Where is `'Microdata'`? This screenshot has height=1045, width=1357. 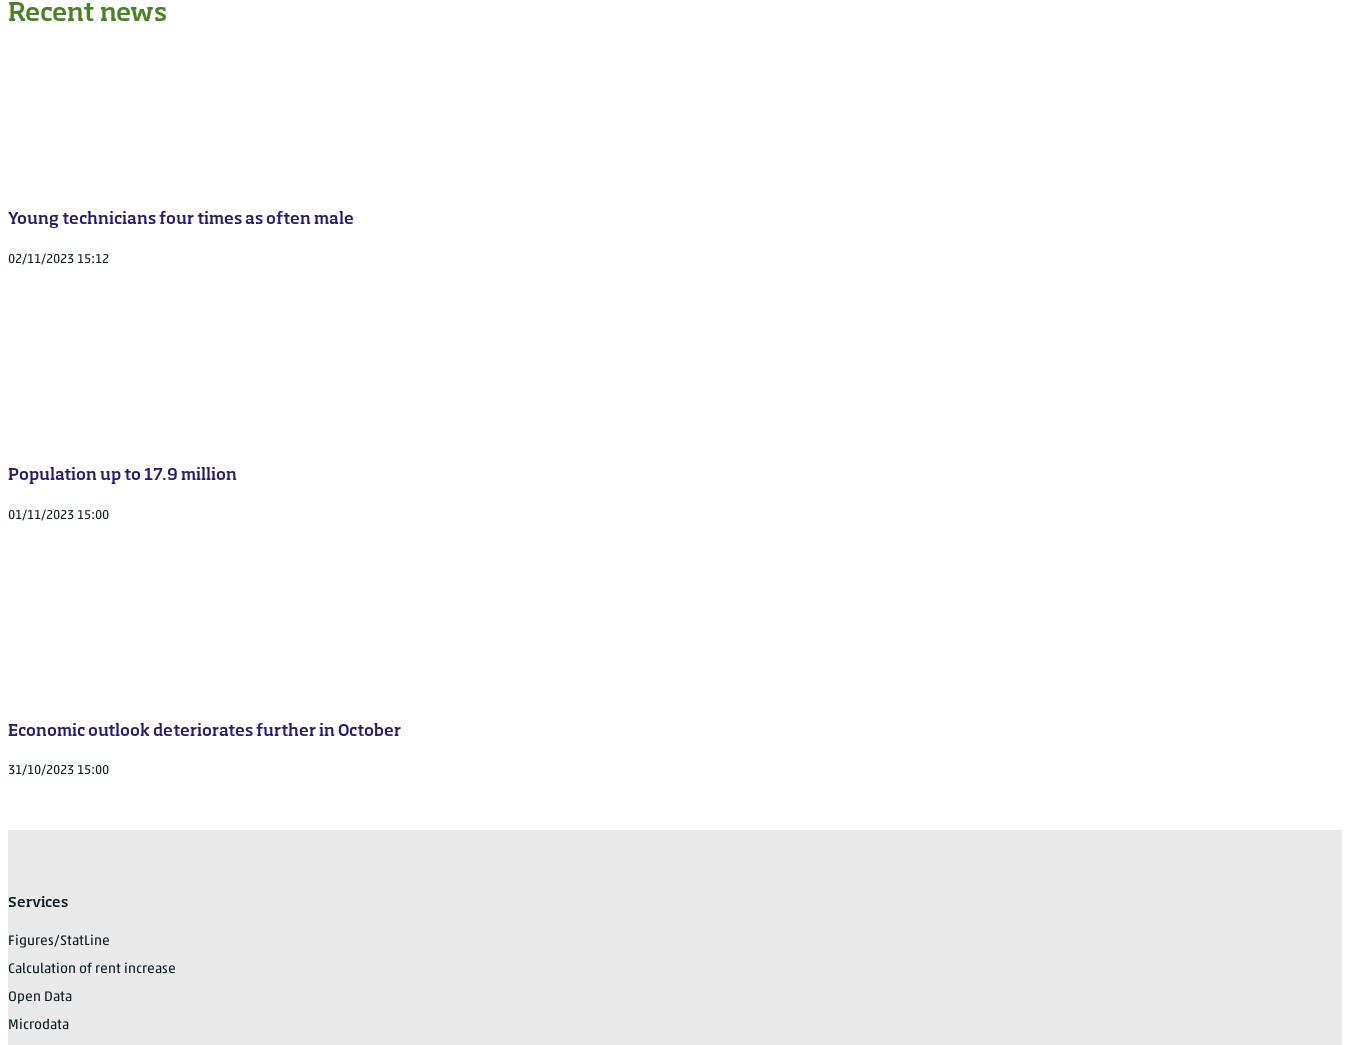
'Microdata' is located at coordinates (7, 1024).